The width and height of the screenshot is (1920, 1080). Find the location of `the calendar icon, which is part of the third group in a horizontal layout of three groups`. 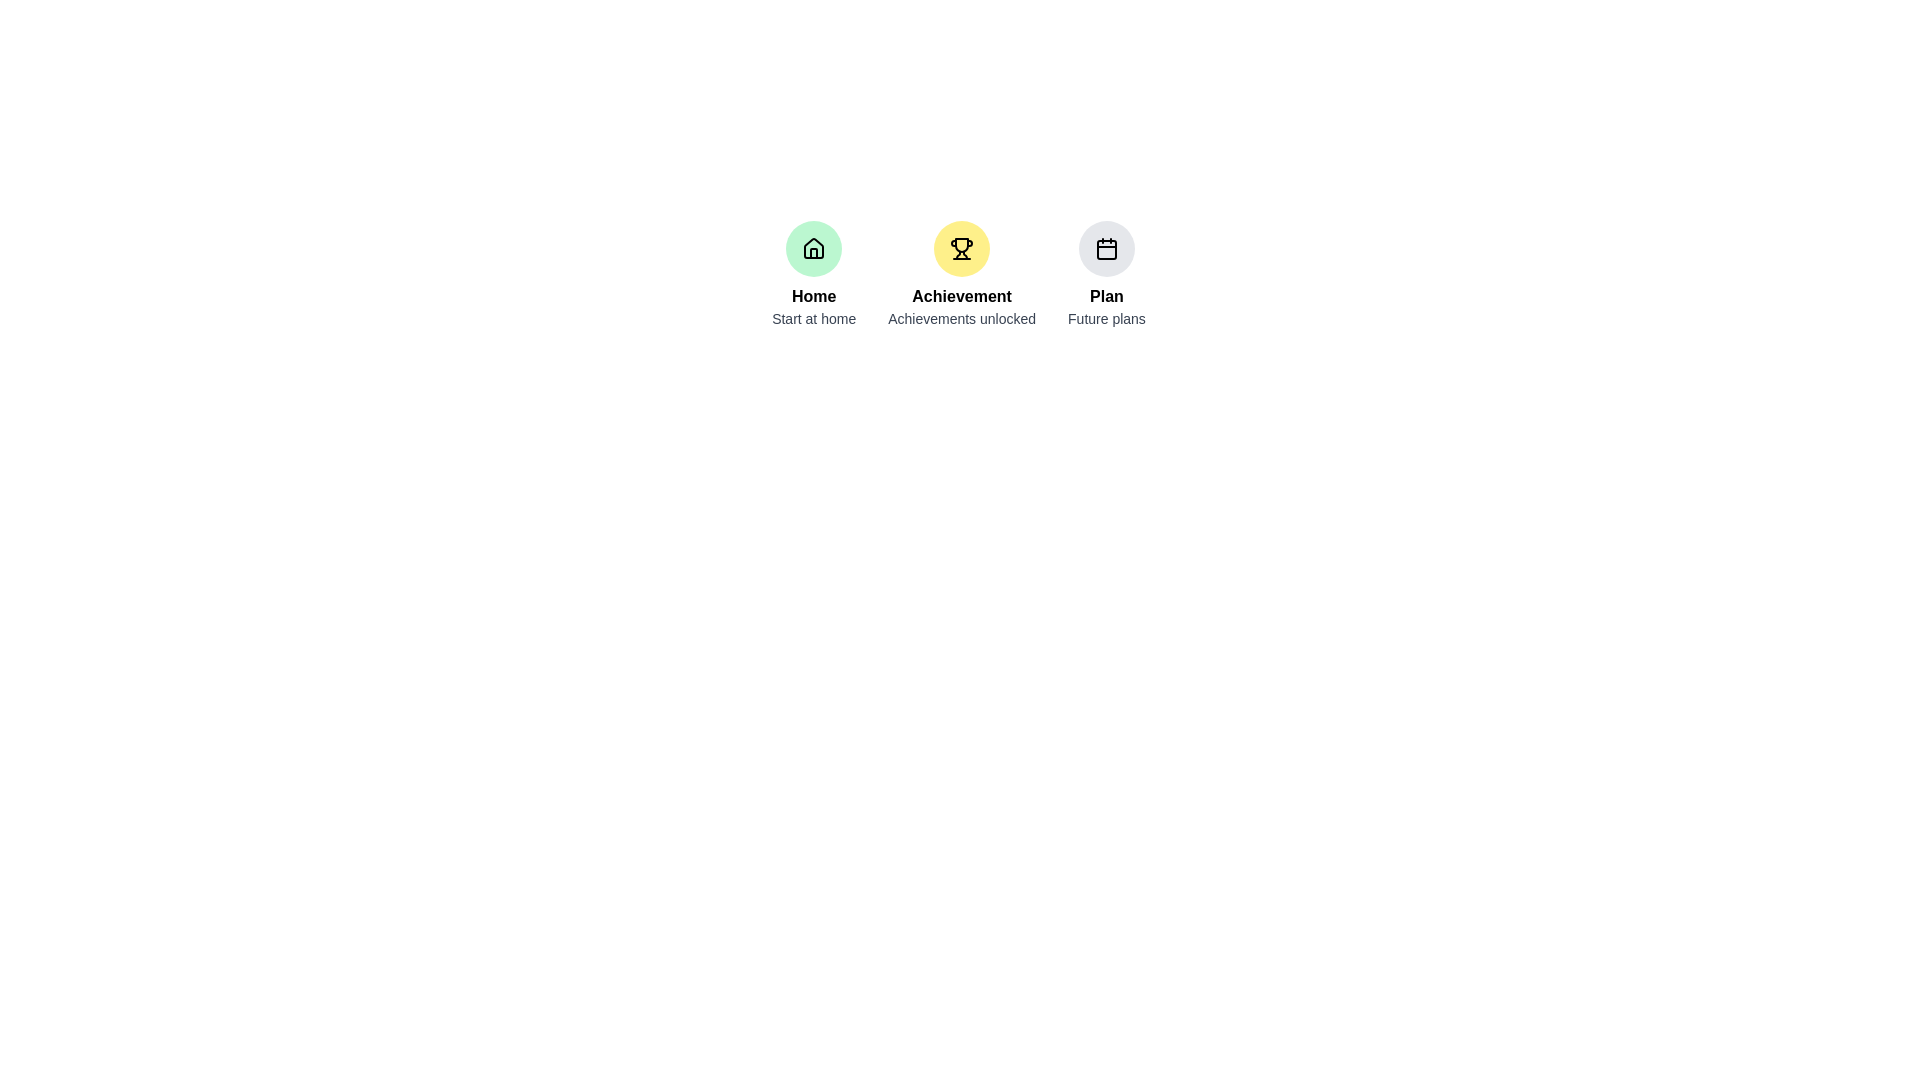

the calendar icon, which is part of the third group in a horizontal layout of three groups is located at coordinates (1105, 248).